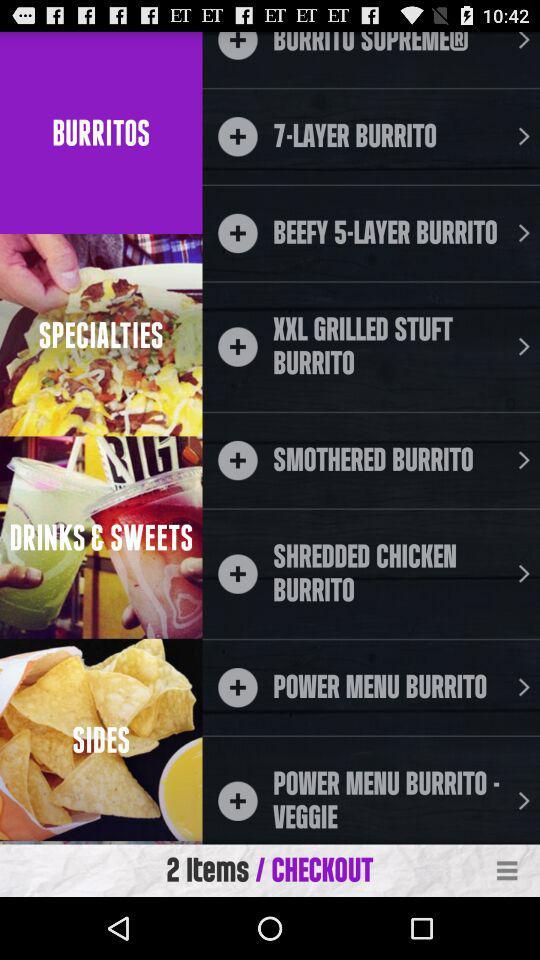  Describe the element at coordinates (237, 573) in the screenshot. I see `the add button beside the shredded chicken burrito text` at that location.